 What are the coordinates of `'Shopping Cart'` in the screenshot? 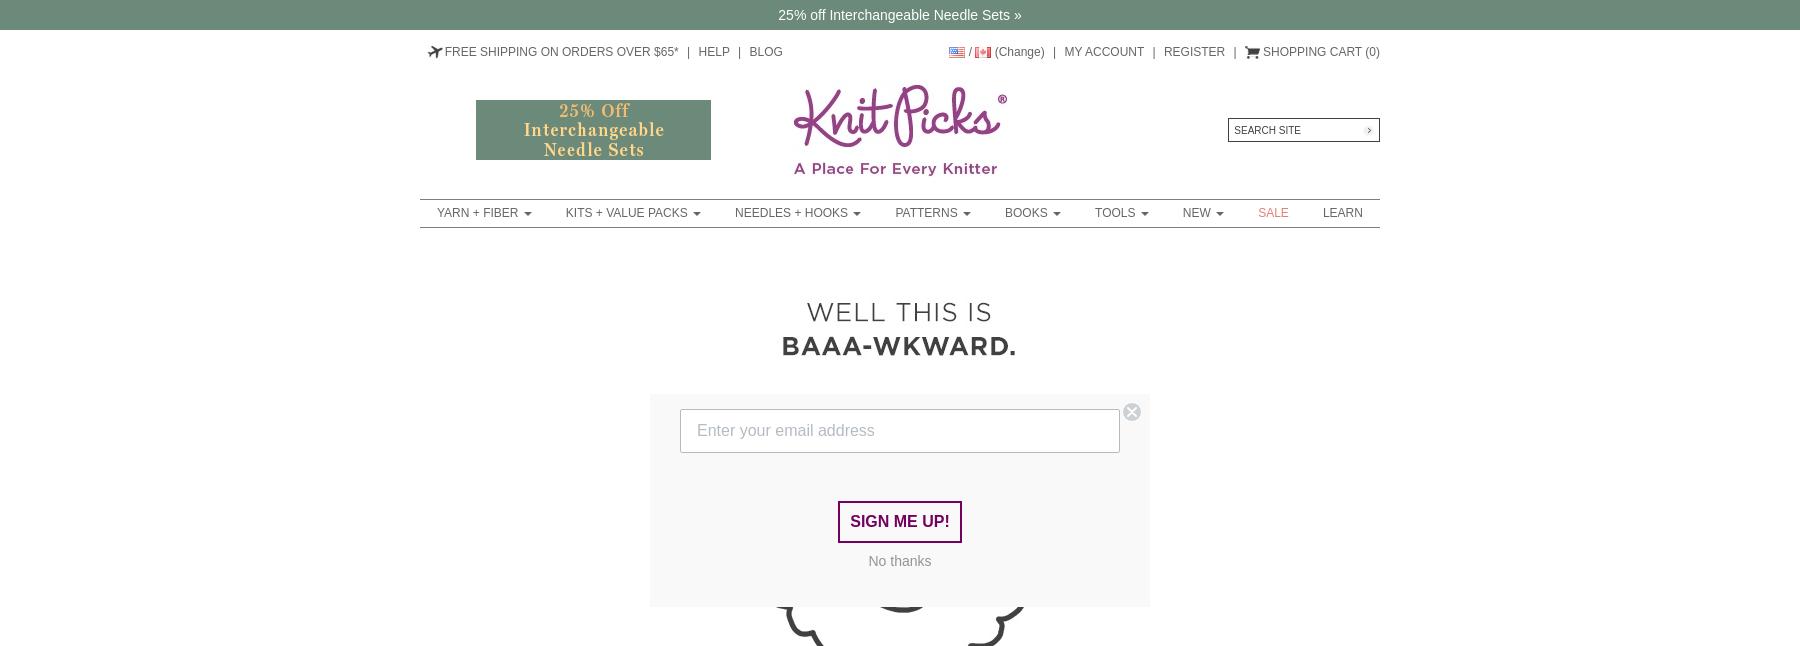 It's located at (1312, 51).